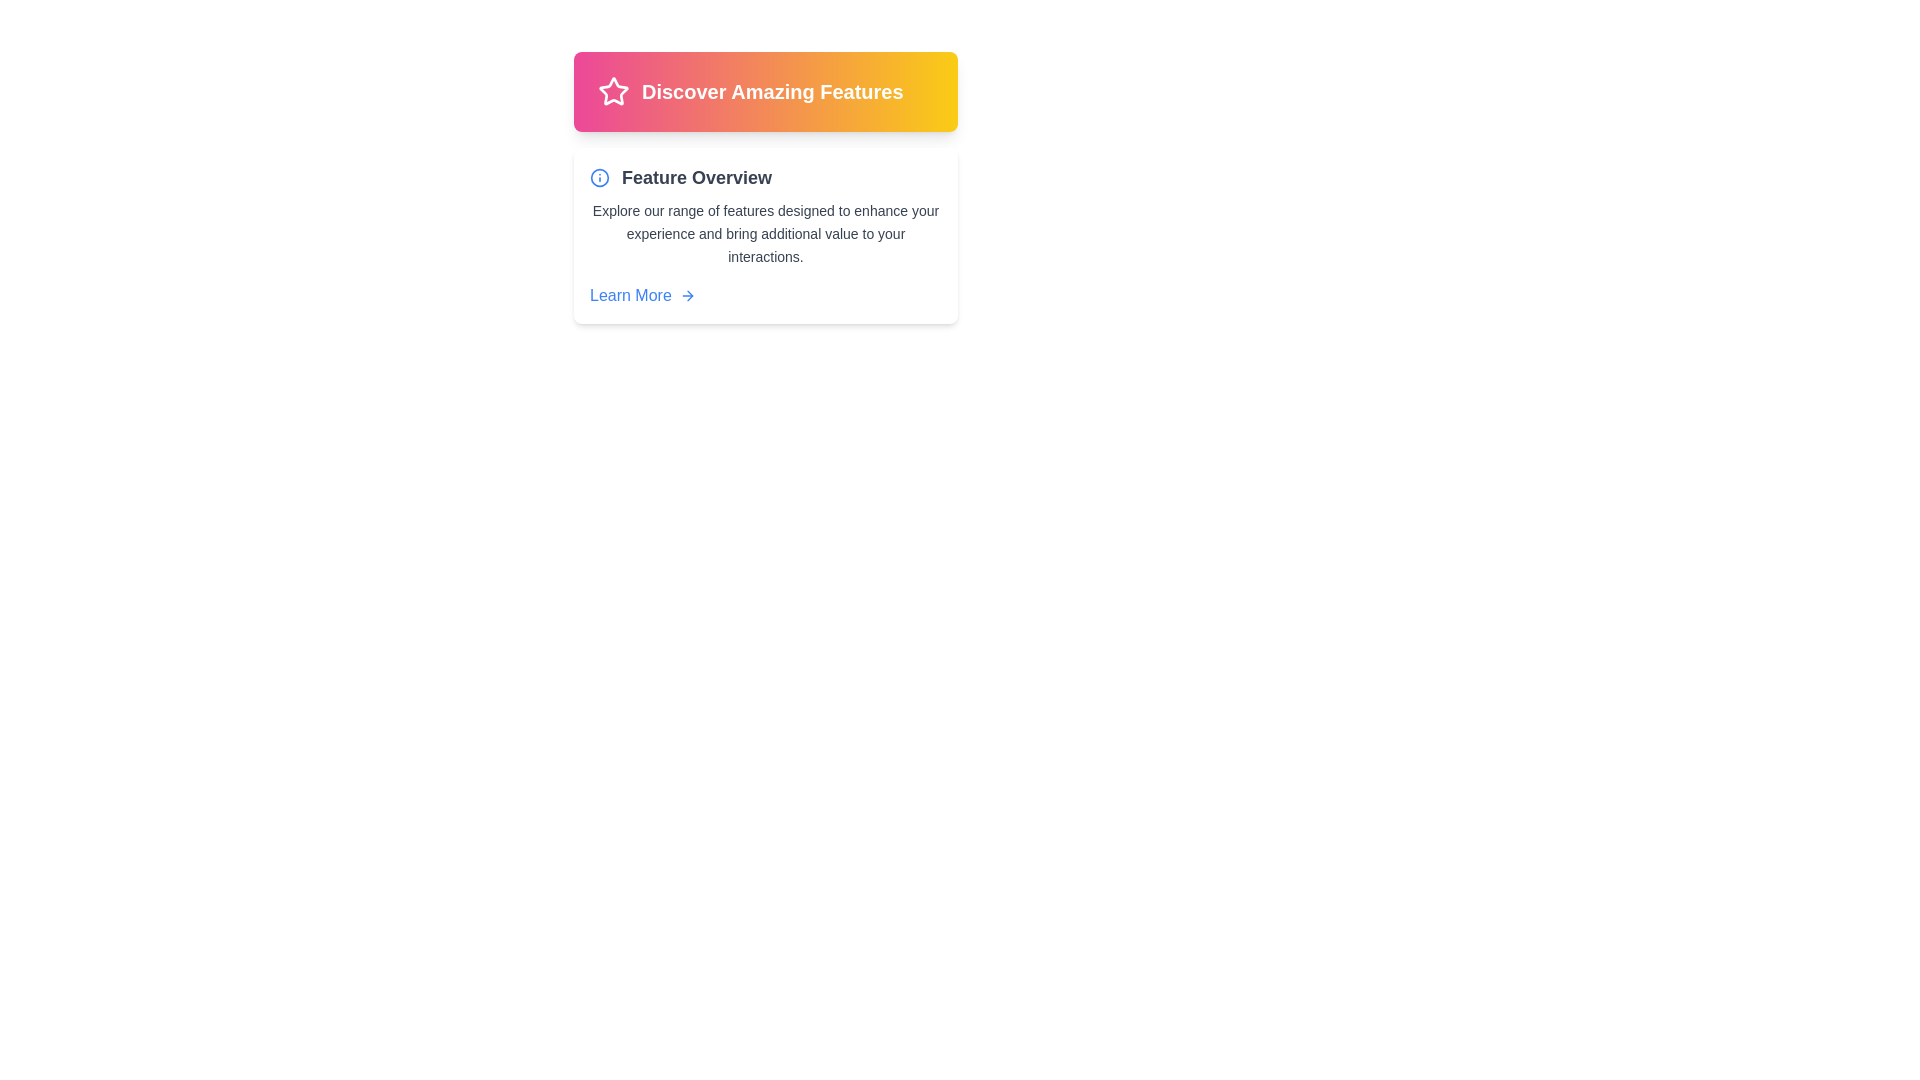 This screenshot has height=1080, width=1920. What do you see at coordinates (771, 92) in the screenshot?
I see `the text label that reads 'Discover Amazing Features', which is bold and large, styled in white against a vibrant pink to orange gradient background` at bounding box center [771, 92].